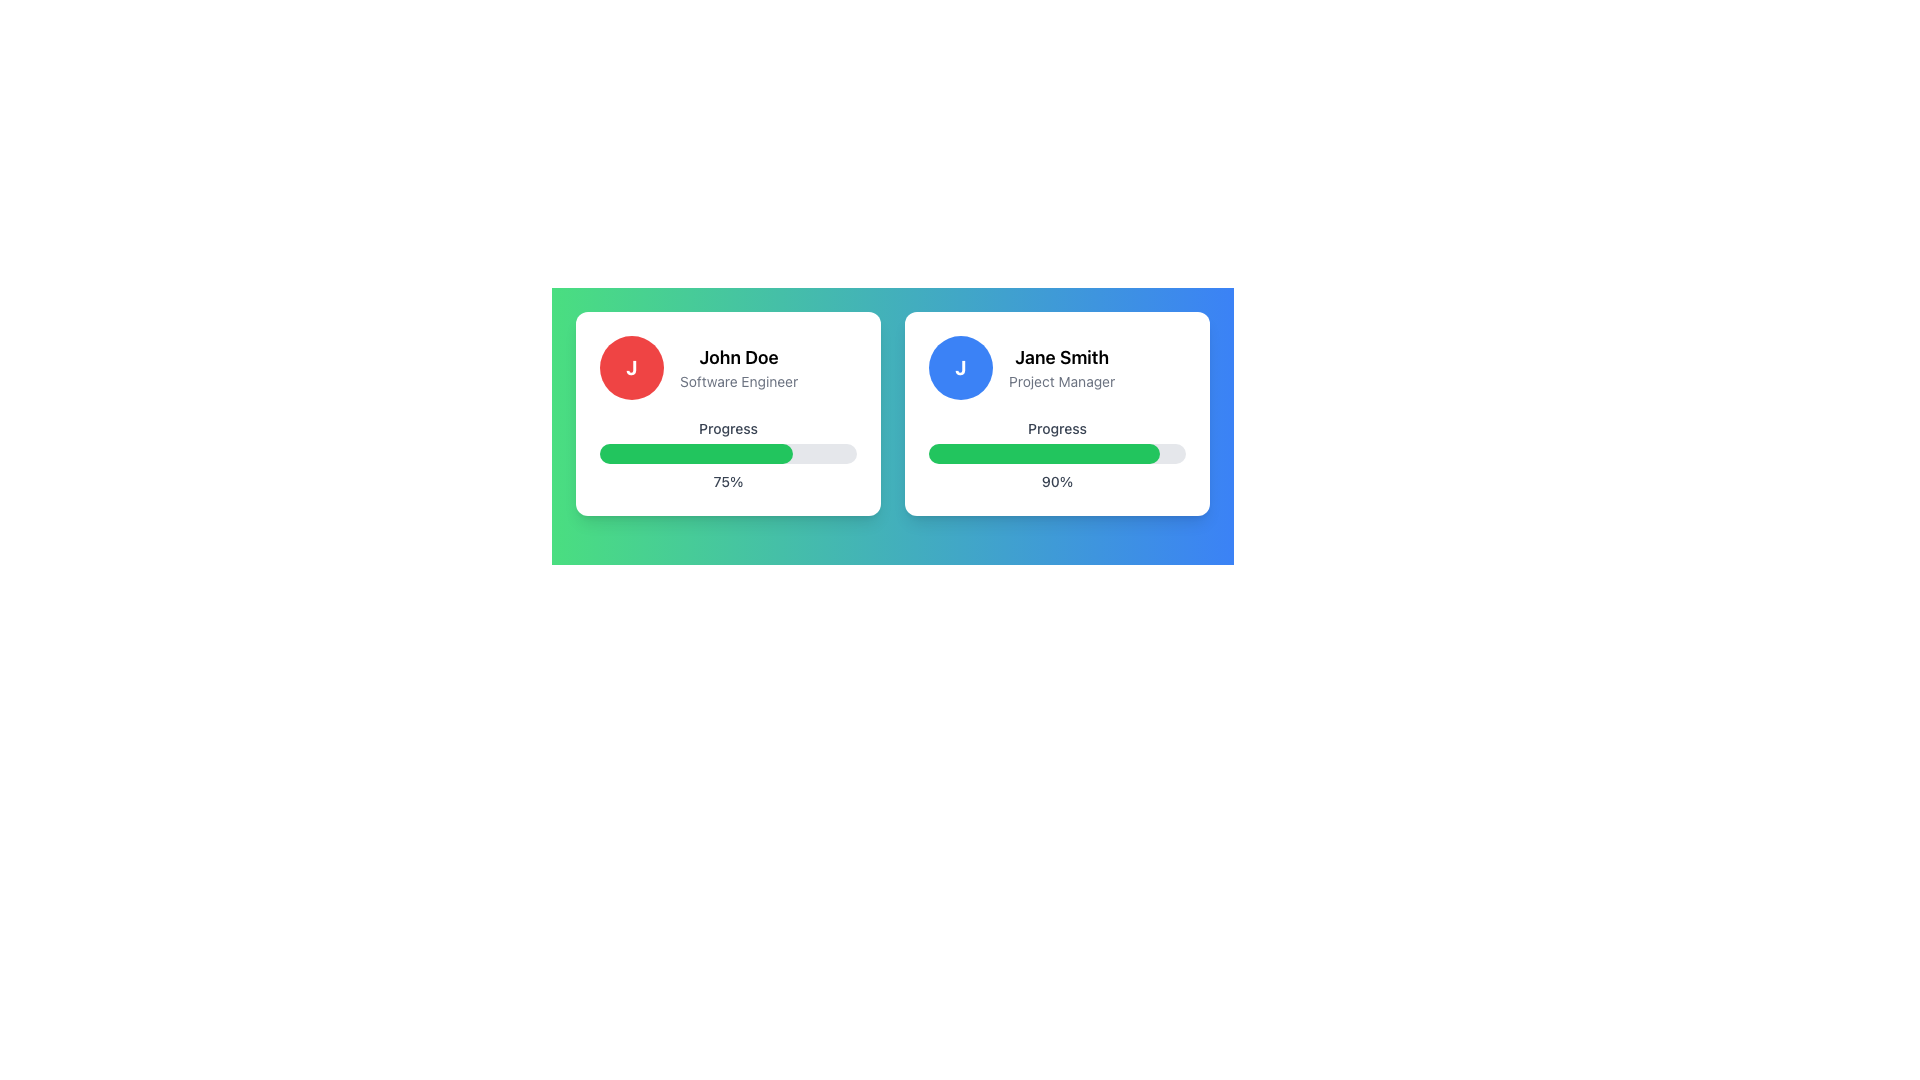 The width and height of the screenshot is (1920, 1080). Describe the element at coordinates (1056, 367) in the screenshot. I see `the Profile Summary Section element that displays a circular blue icon with the letter 'J' and the name 'Jane Smith' along with 'Project Manager' text` at that location.